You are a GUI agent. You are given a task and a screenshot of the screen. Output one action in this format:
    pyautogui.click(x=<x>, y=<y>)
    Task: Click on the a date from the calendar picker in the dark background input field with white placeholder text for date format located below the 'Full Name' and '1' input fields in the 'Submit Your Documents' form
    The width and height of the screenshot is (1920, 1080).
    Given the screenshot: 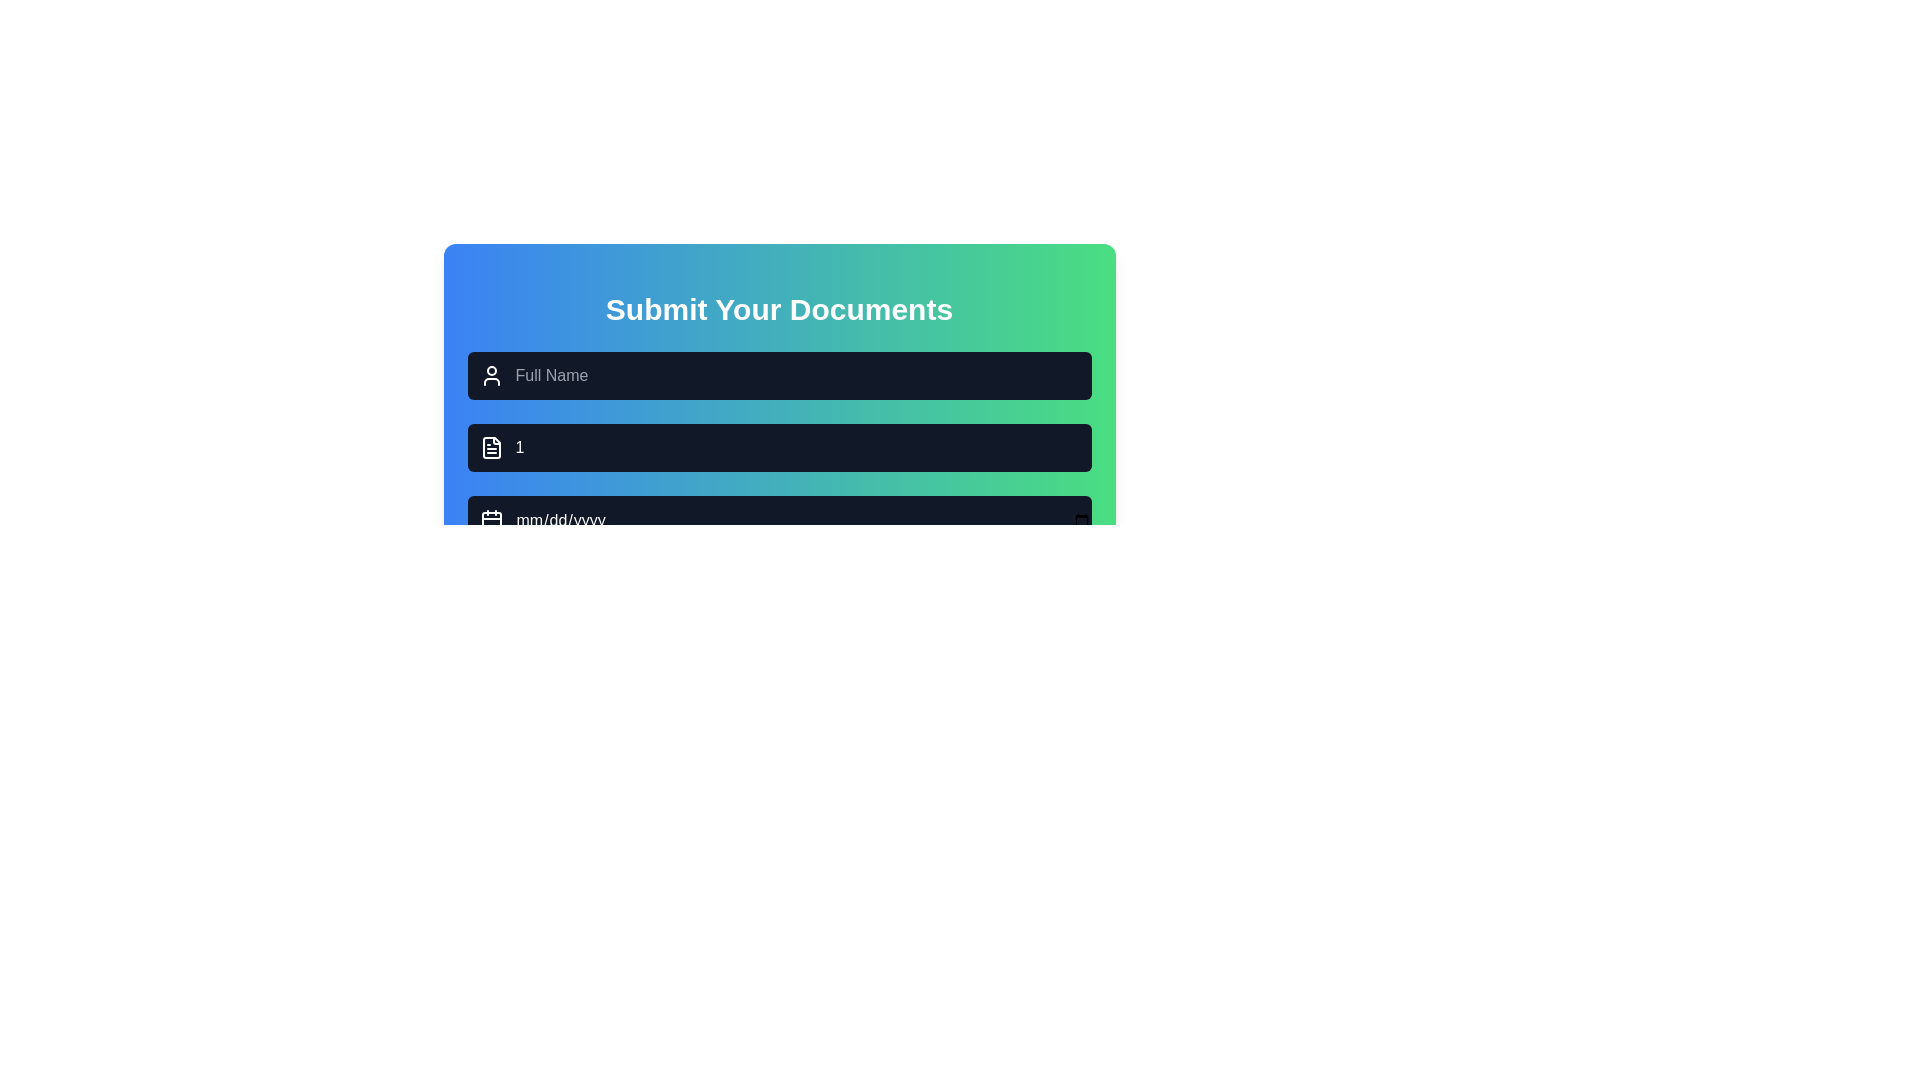 What is the action you would take?
    pyautogui.click(x=778, y=519)
    